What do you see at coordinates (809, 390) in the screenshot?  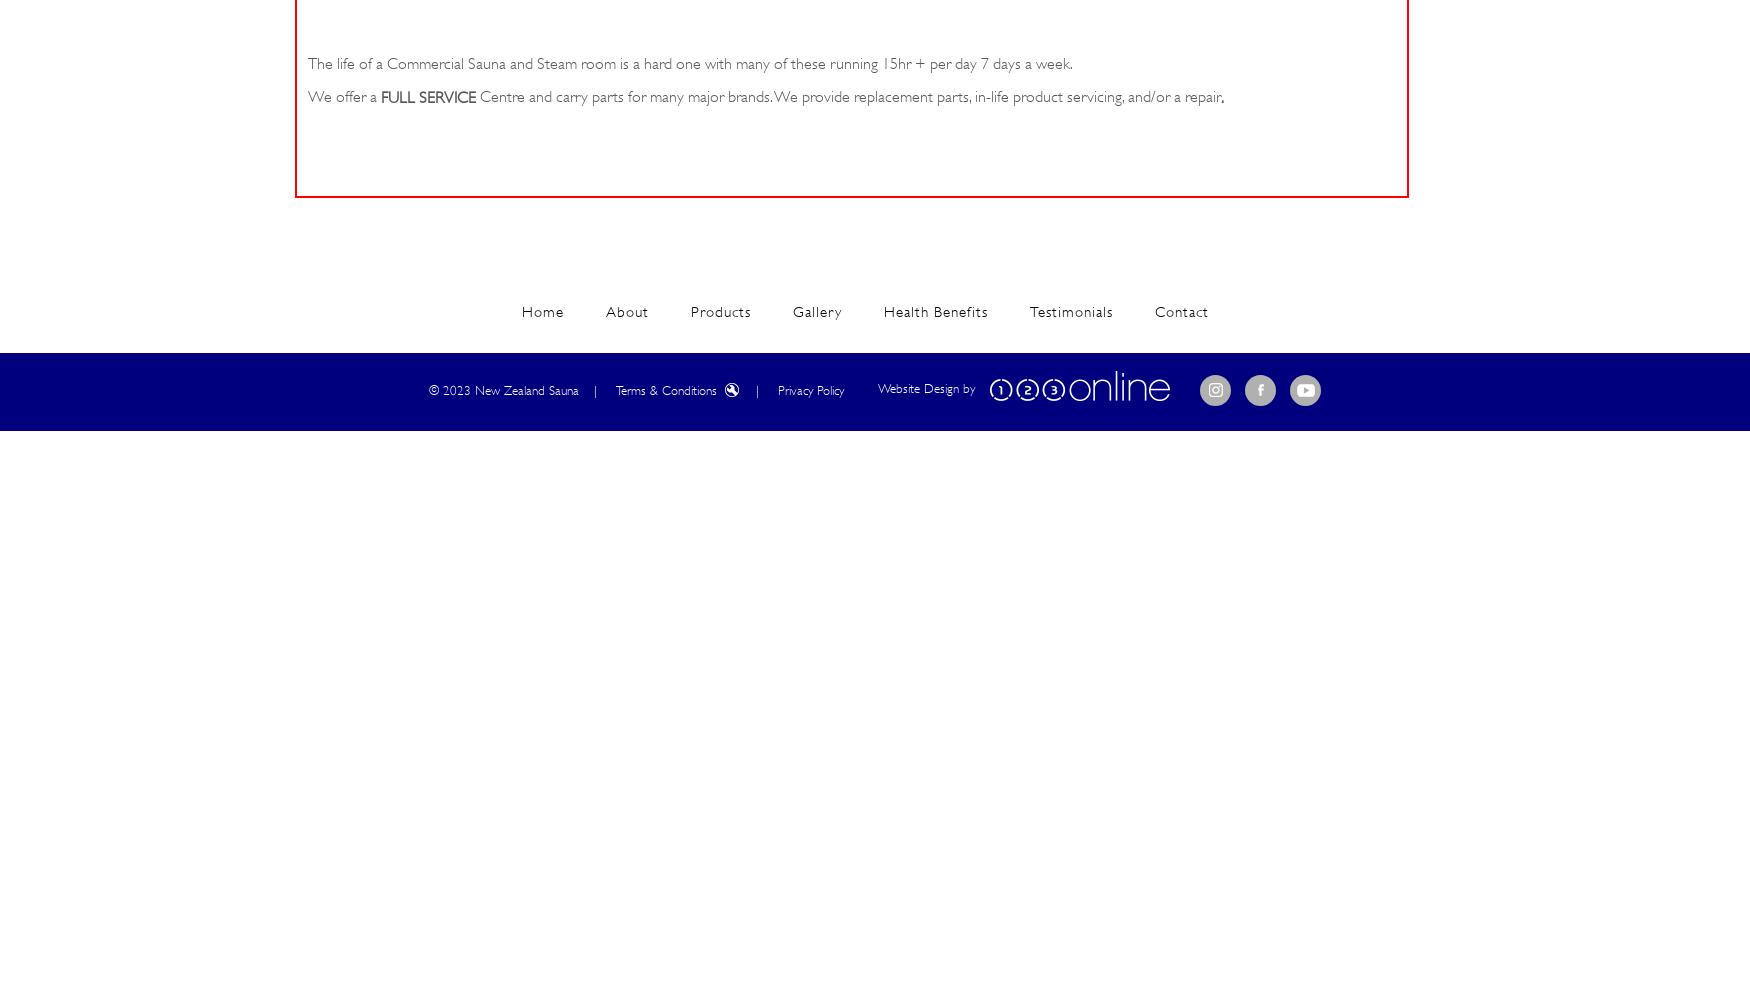 I see `'Privacy Policy'` at bounding box center [809, 390].